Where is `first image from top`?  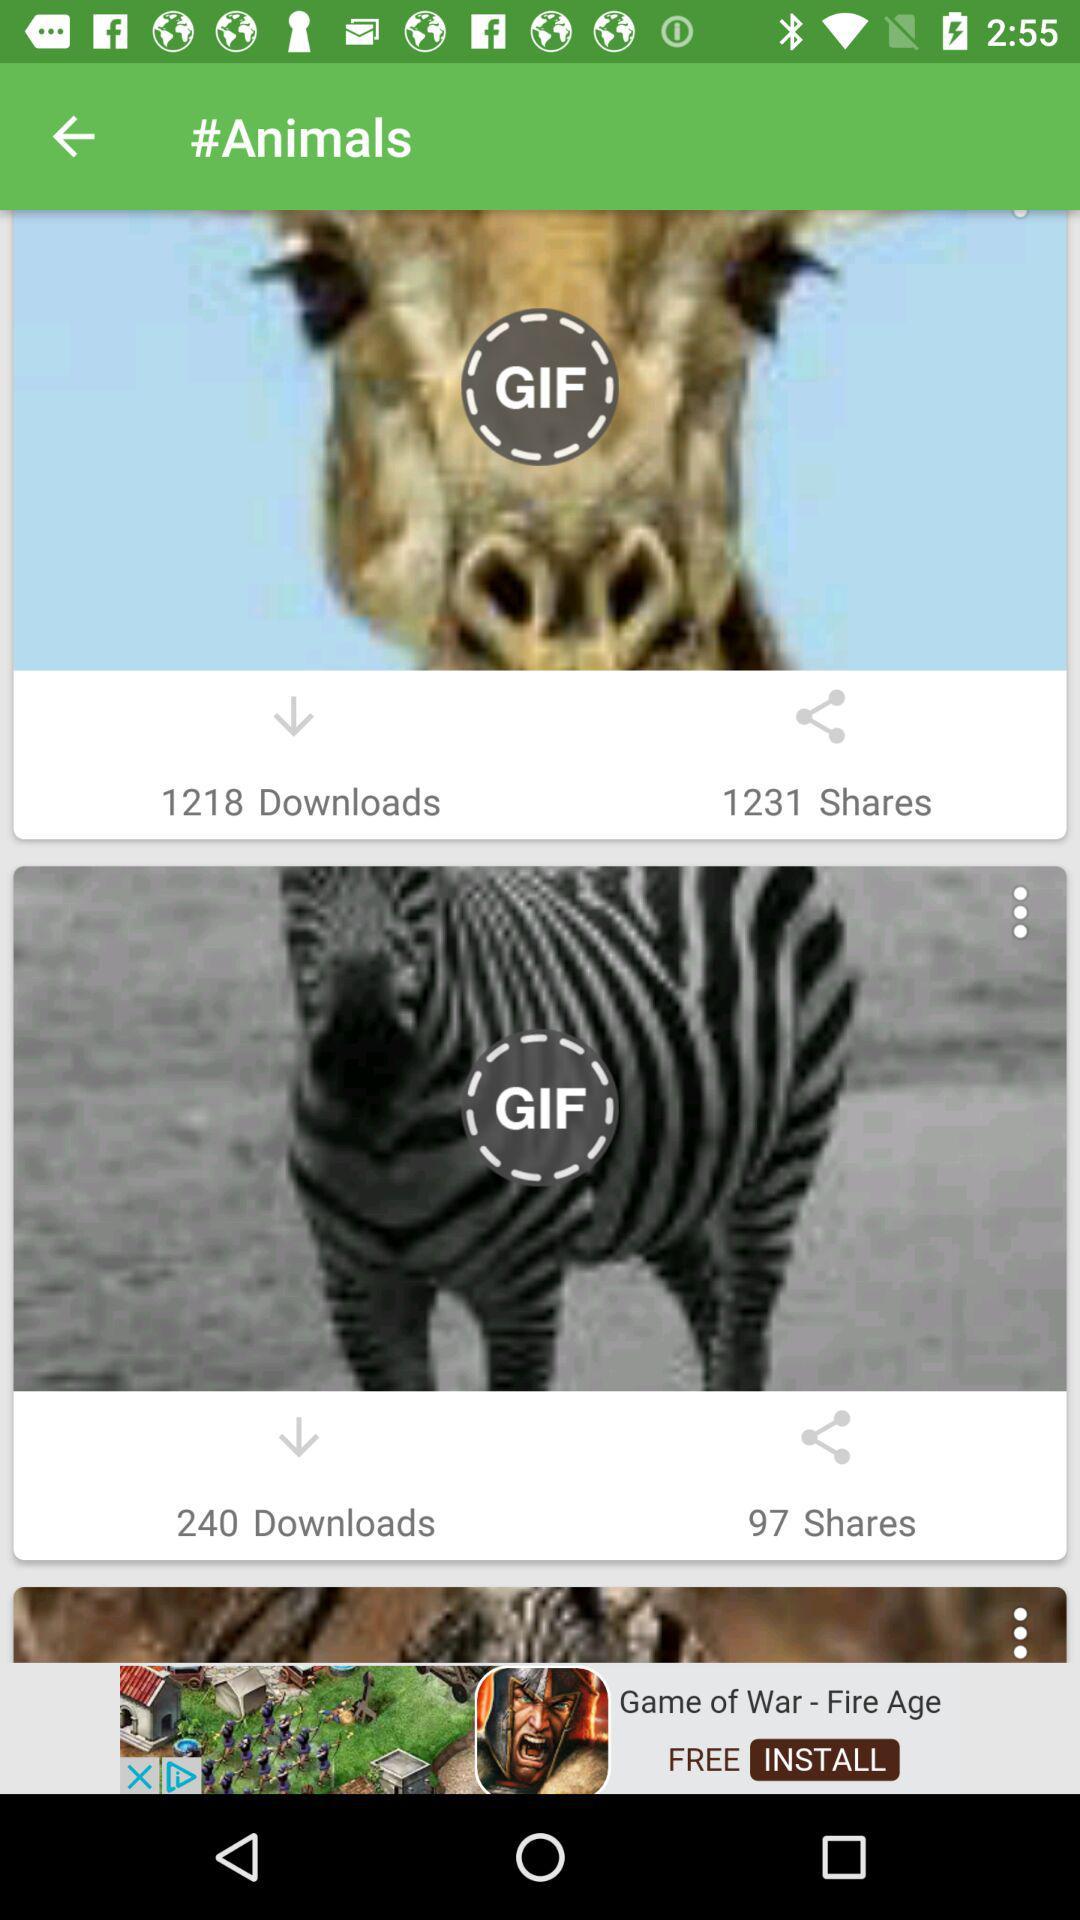 first image from top is located at coordinates (540, 439).